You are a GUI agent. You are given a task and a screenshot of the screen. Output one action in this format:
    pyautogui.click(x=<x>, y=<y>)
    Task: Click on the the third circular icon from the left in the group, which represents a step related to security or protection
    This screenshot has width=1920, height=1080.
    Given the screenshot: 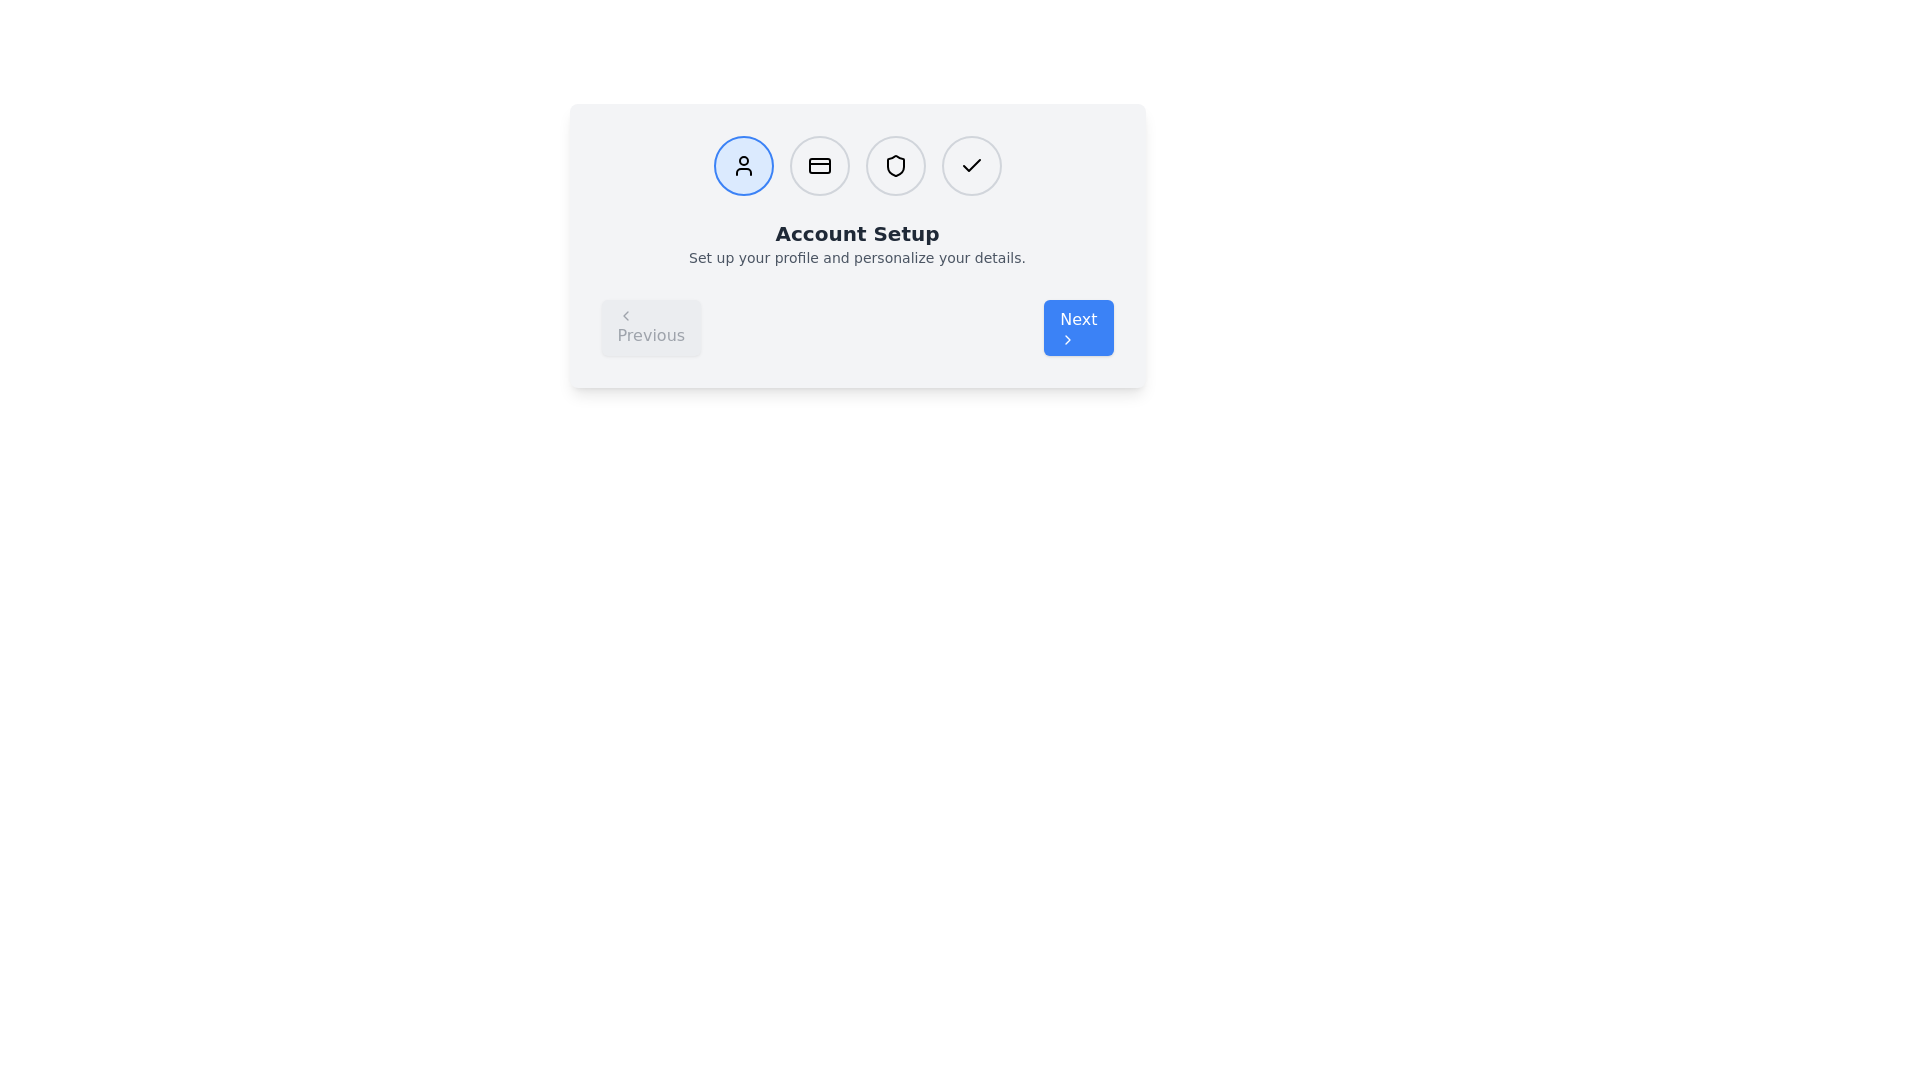 What is the action you would take?
    pyautogui.click(x=894, y=164)
    